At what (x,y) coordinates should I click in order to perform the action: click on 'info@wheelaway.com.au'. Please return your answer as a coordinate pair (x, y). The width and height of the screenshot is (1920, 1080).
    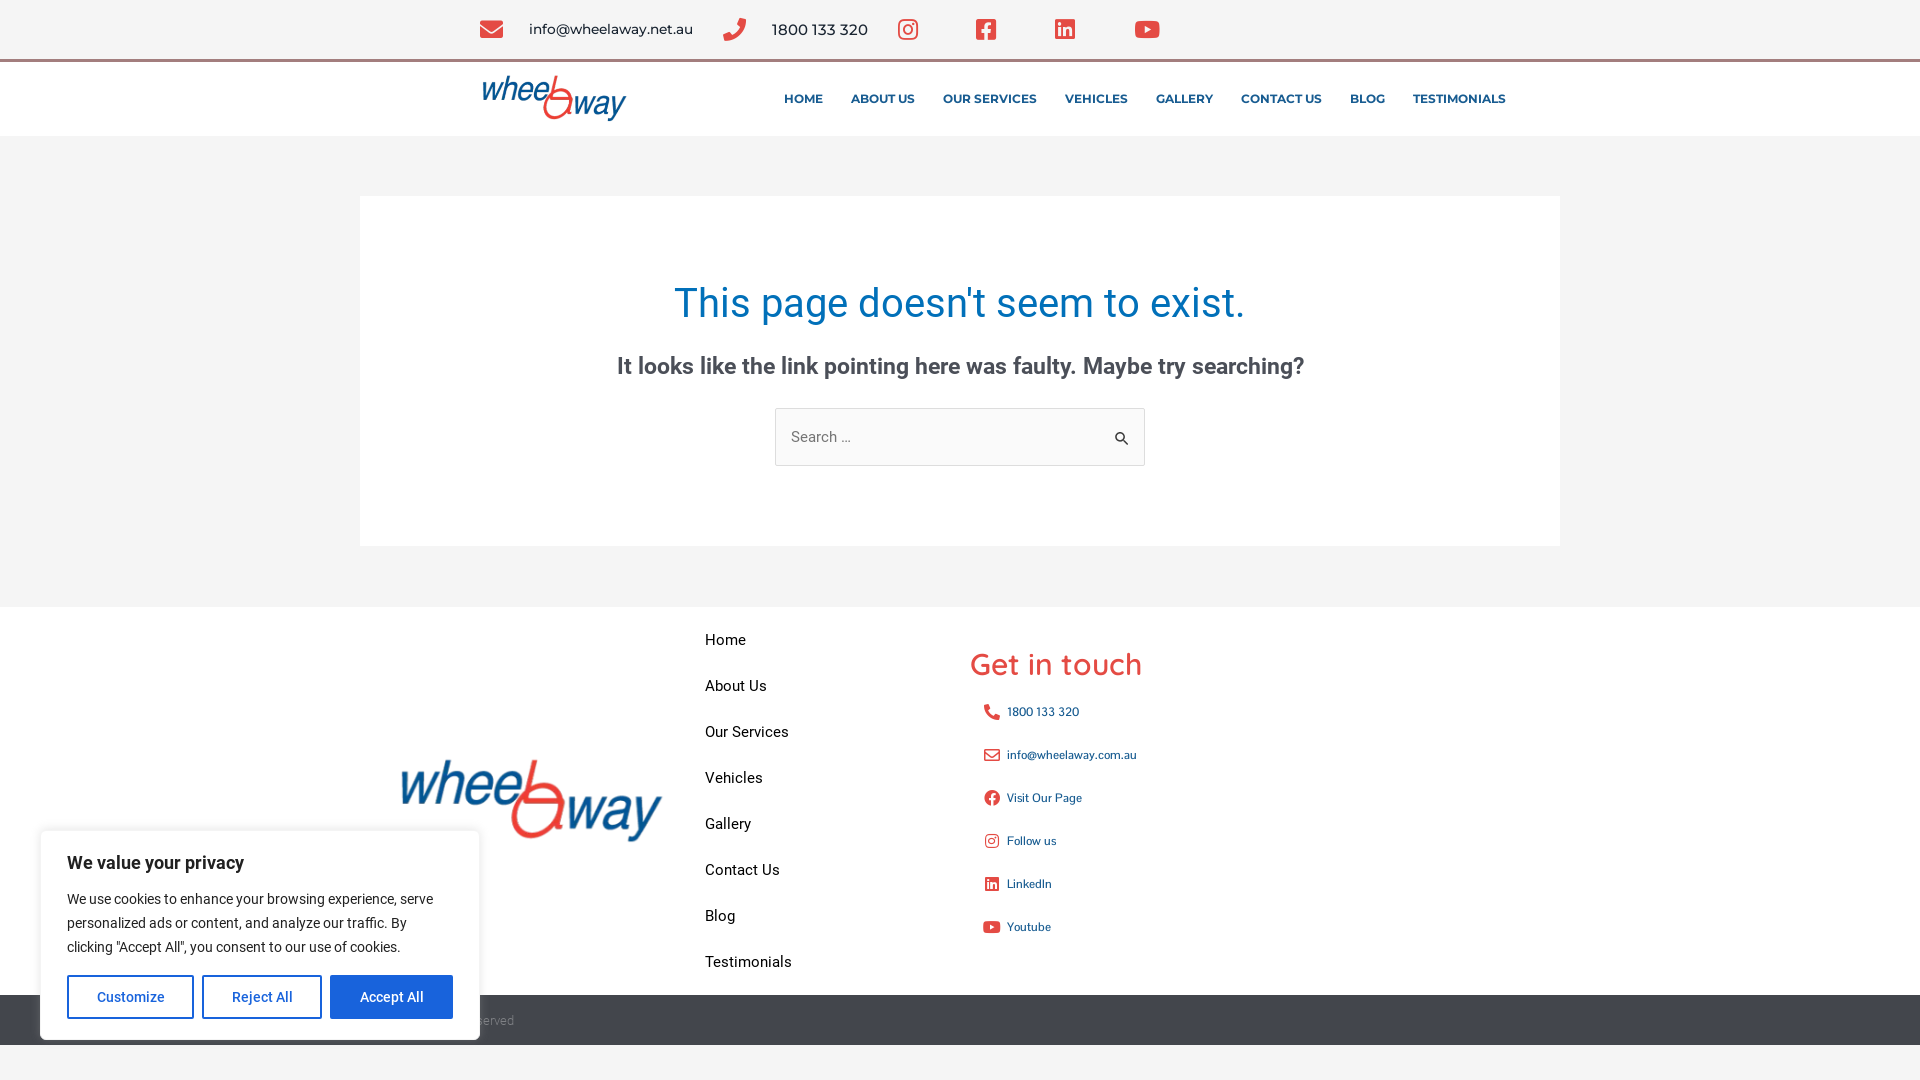
    Looking at the image, I should click on (1107, 755).